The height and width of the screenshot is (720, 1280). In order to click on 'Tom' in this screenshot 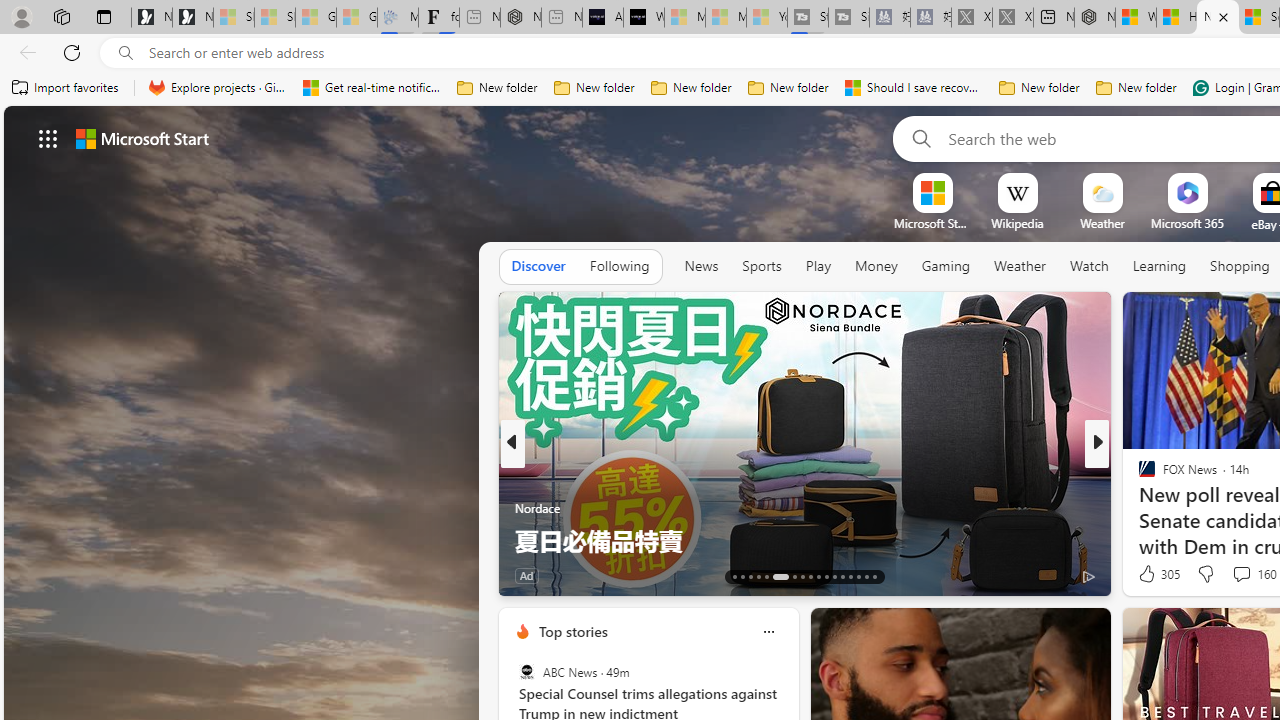, I will do `click(1138, 506)`.